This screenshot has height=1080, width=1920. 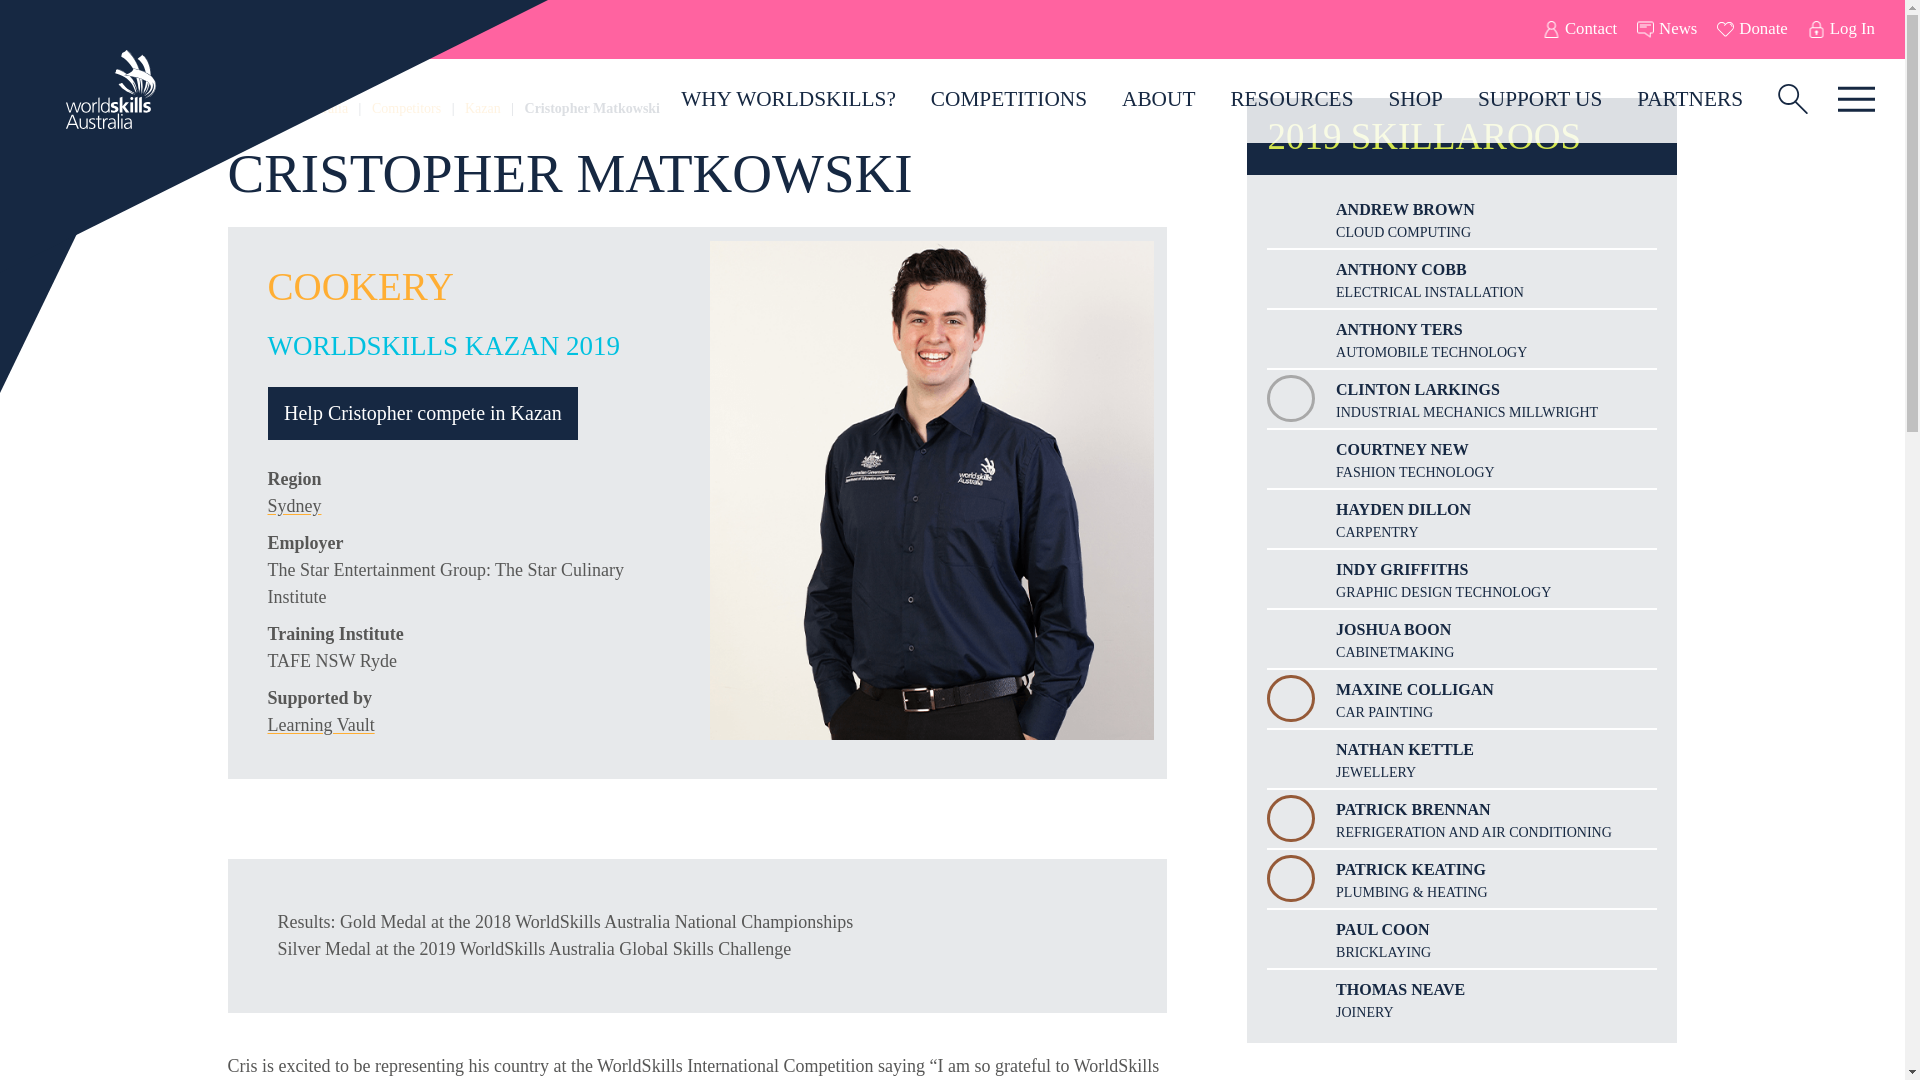 What do you see at coordinates (360, 286) in the screenshot?
I see `'COOKERY'` at bounding box center [360, 286].